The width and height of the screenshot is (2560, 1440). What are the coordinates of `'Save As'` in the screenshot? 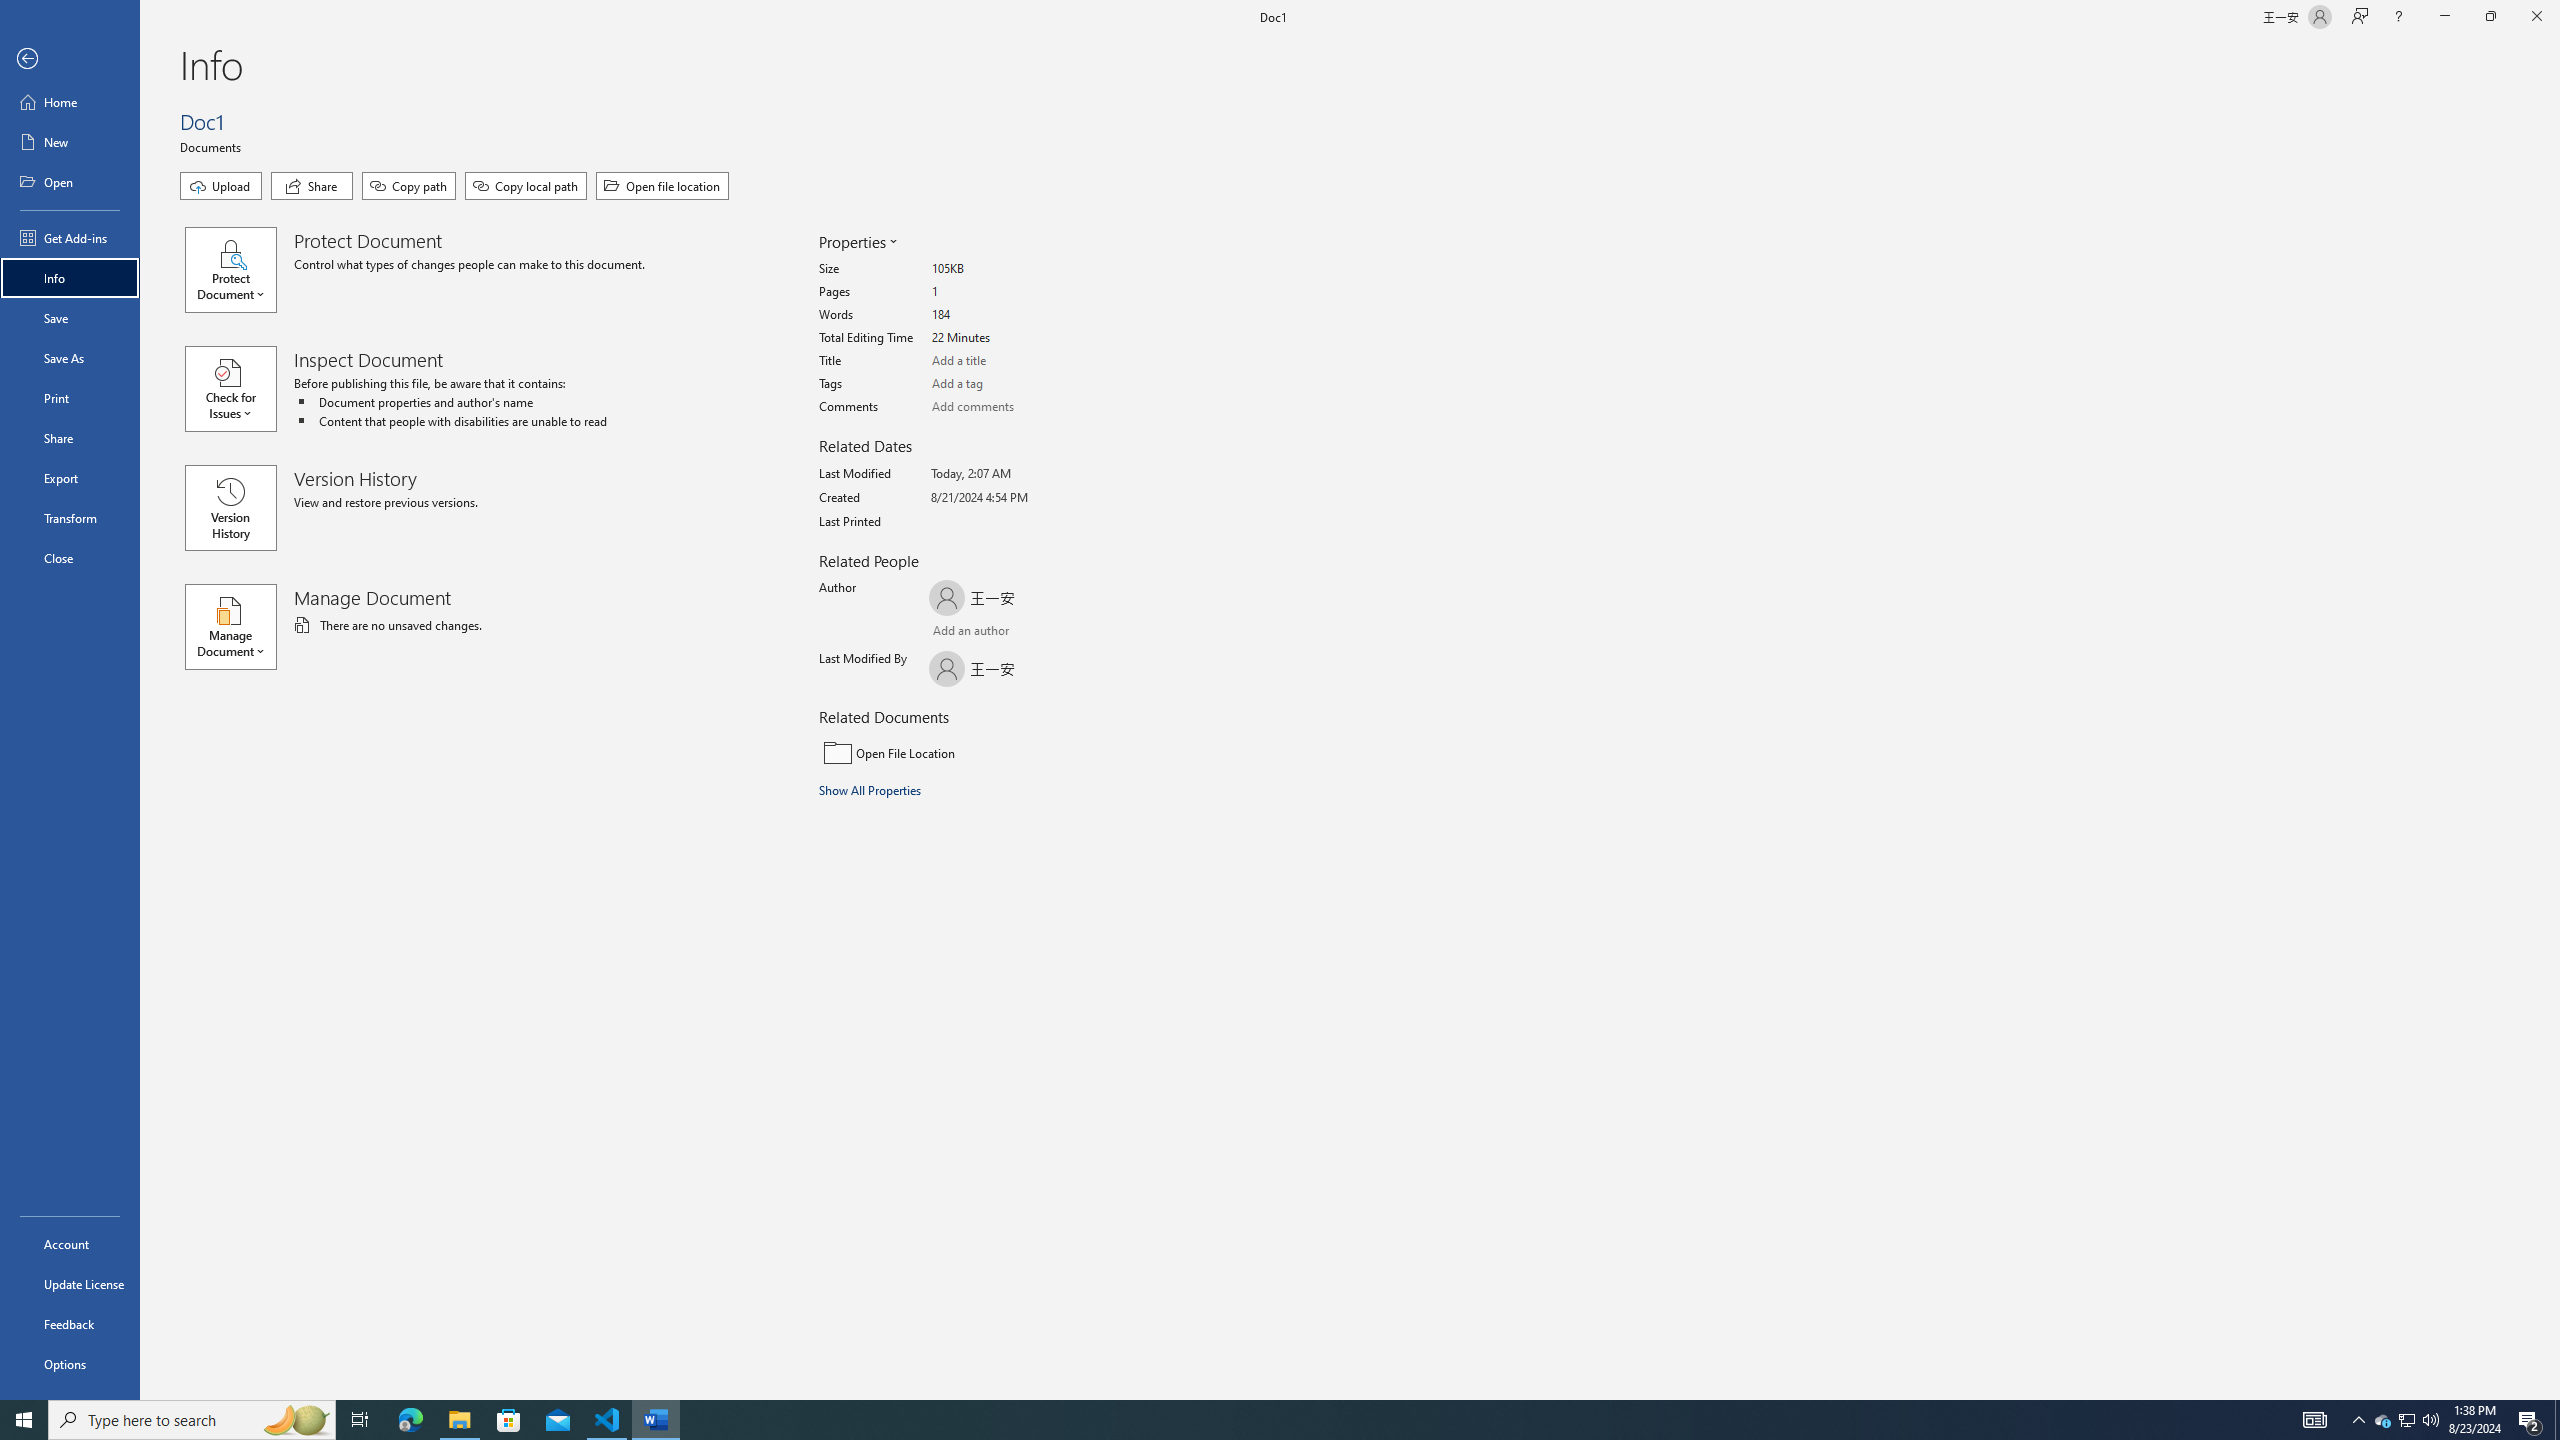 It's located at (69, 356).